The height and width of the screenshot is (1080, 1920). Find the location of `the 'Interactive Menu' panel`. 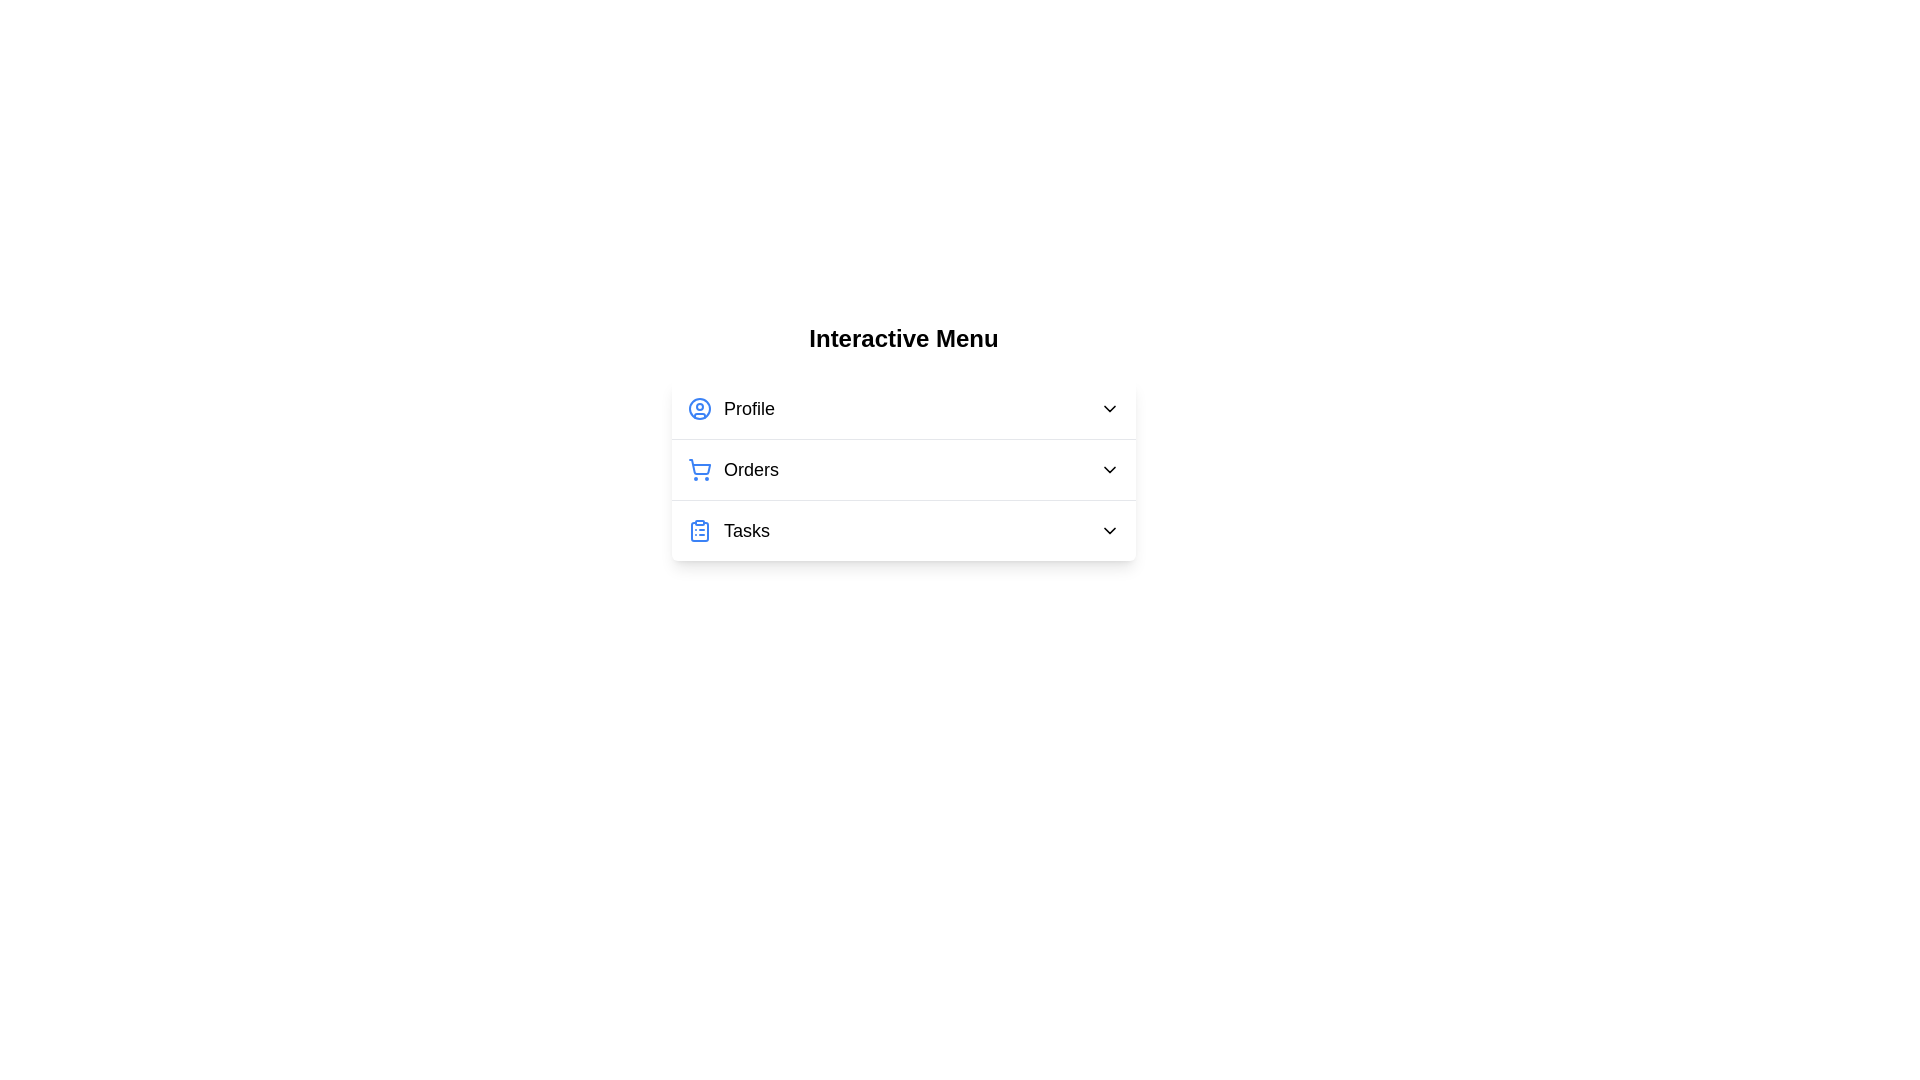

the 'Interactive Menu' panel is located at coordinates (902, 441).